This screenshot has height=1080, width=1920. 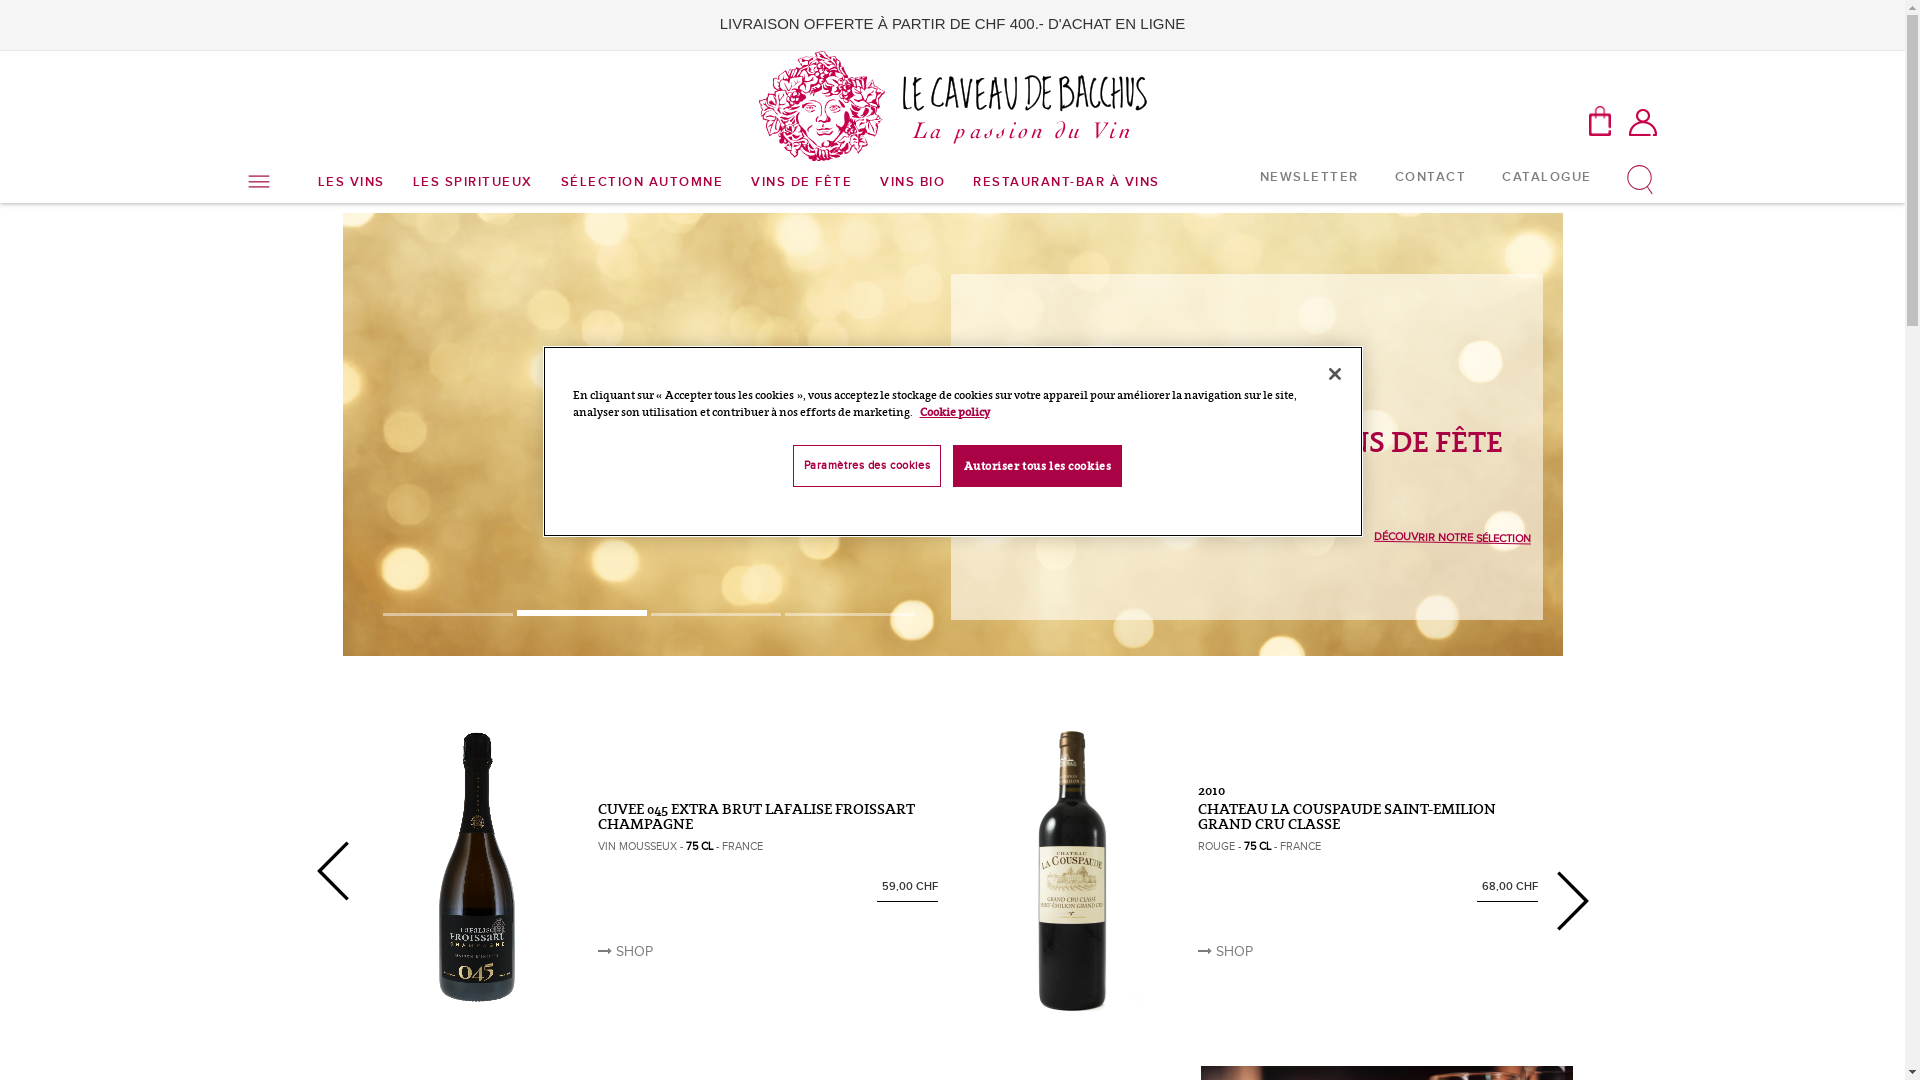 I want to click on 'CATALOGUE', so click(x=1545, y=175).